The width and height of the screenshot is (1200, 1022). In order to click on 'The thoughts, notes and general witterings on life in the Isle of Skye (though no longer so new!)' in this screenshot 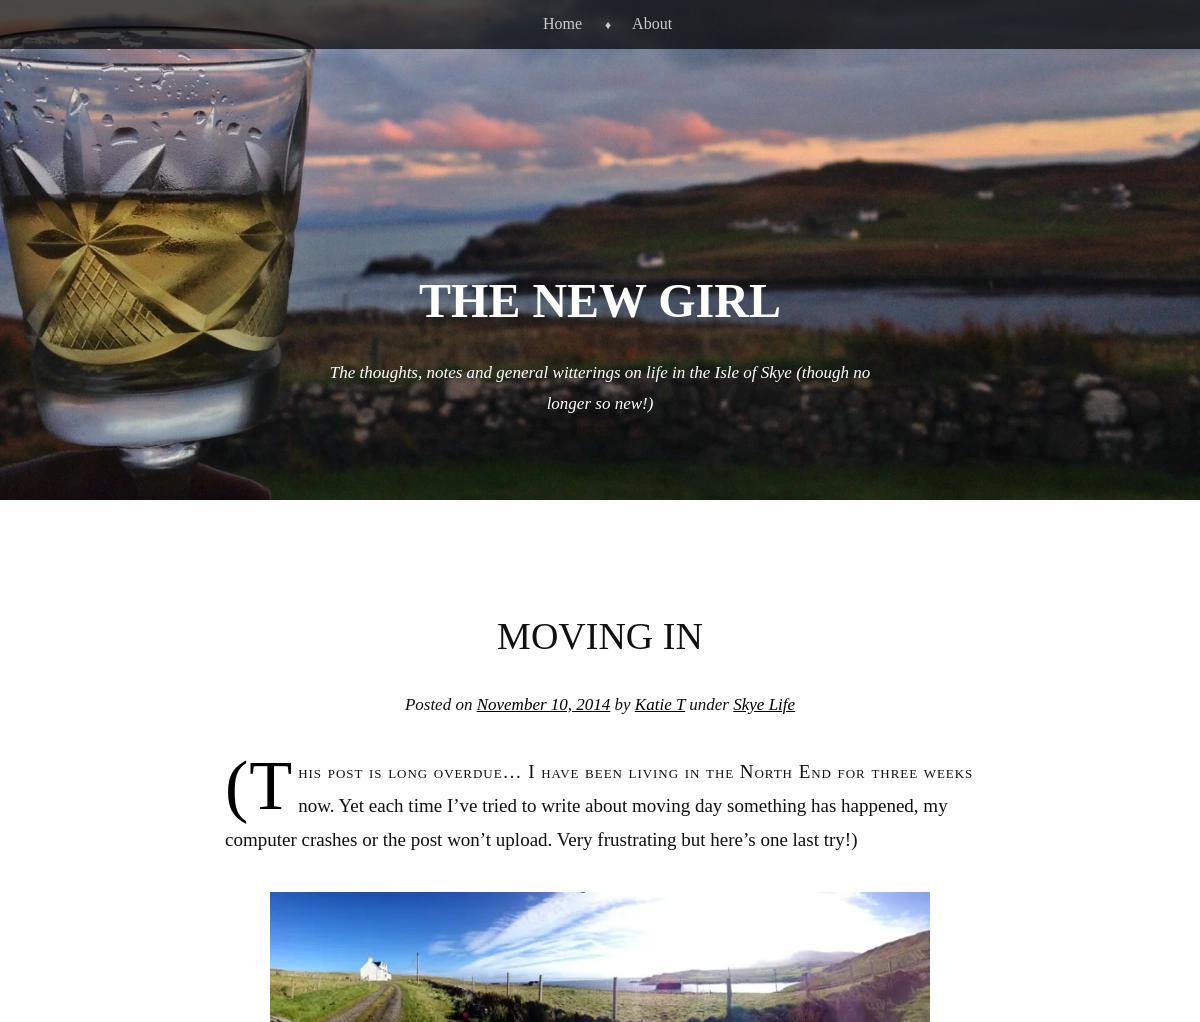, I will do `click(329, 386)`.